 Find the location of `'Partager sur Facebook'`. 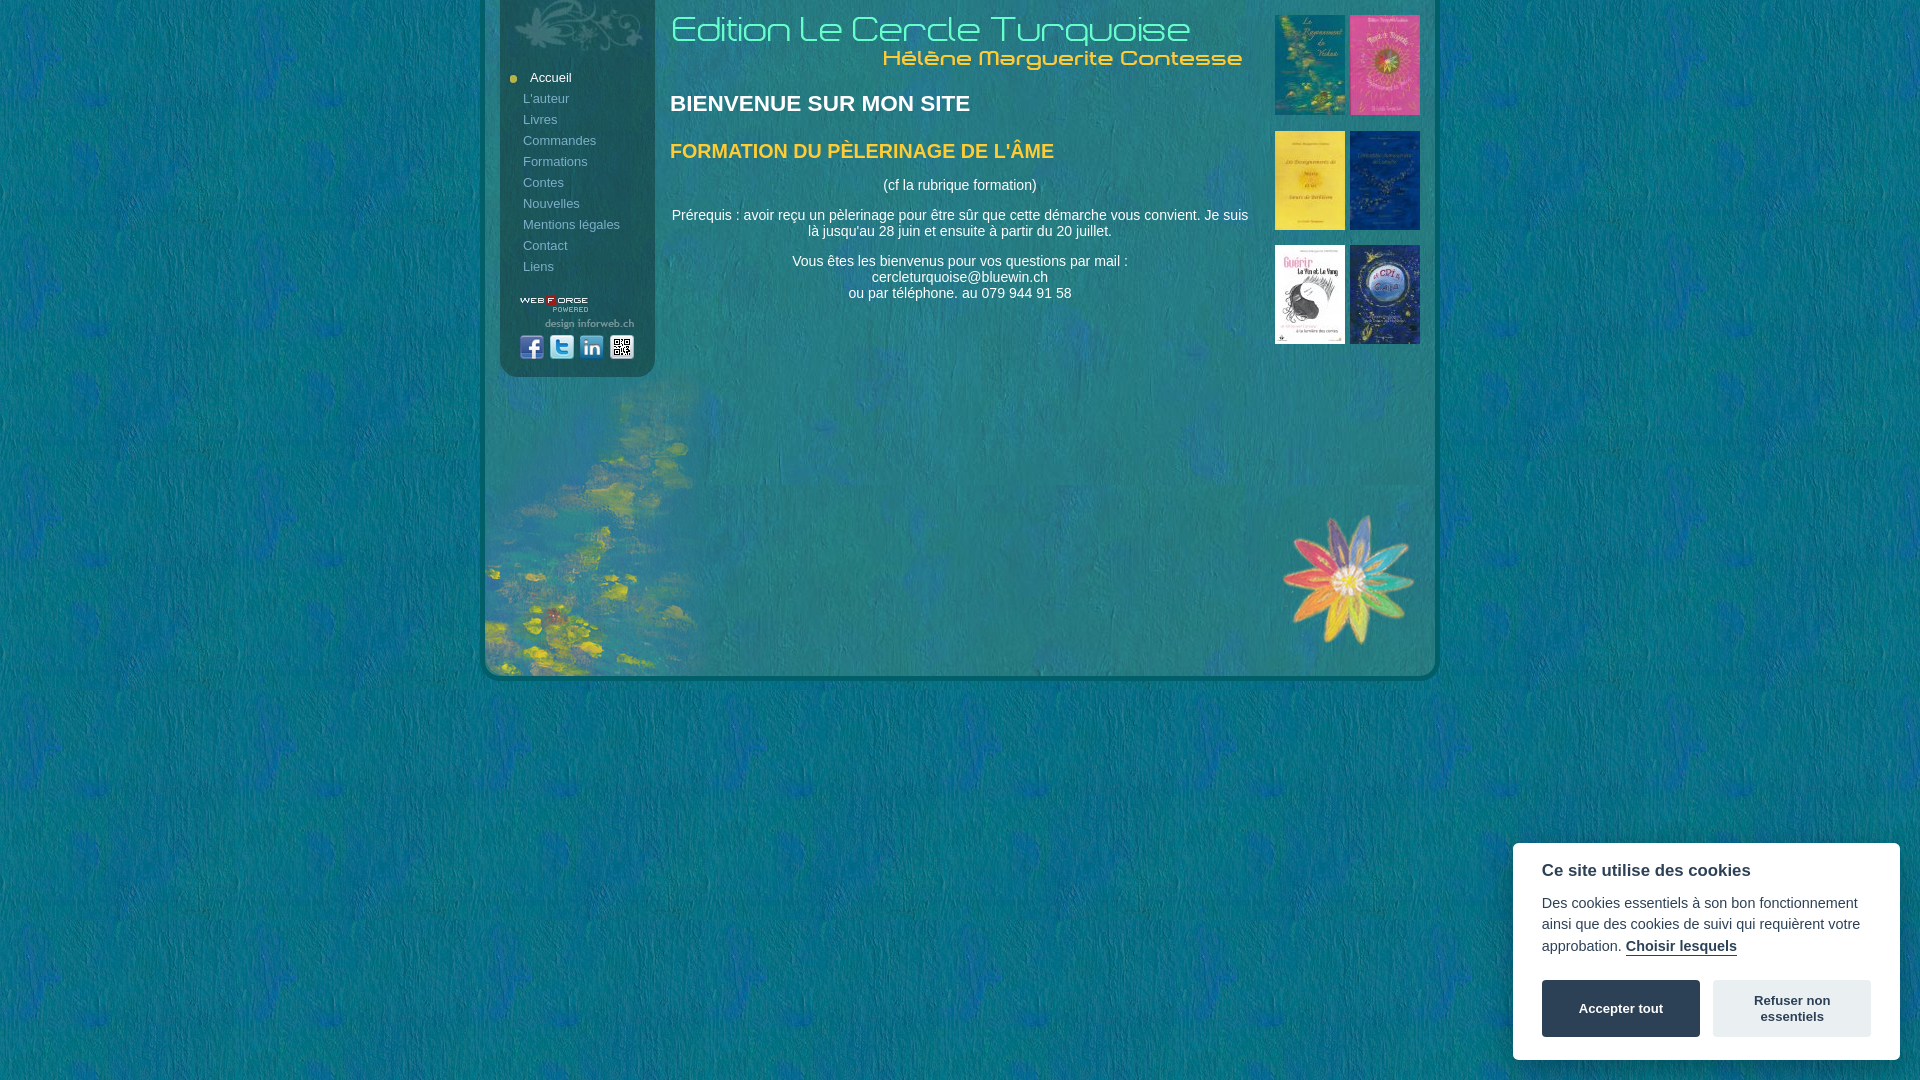

'Partager sur Facebook' is located at coordinates (532, 347).